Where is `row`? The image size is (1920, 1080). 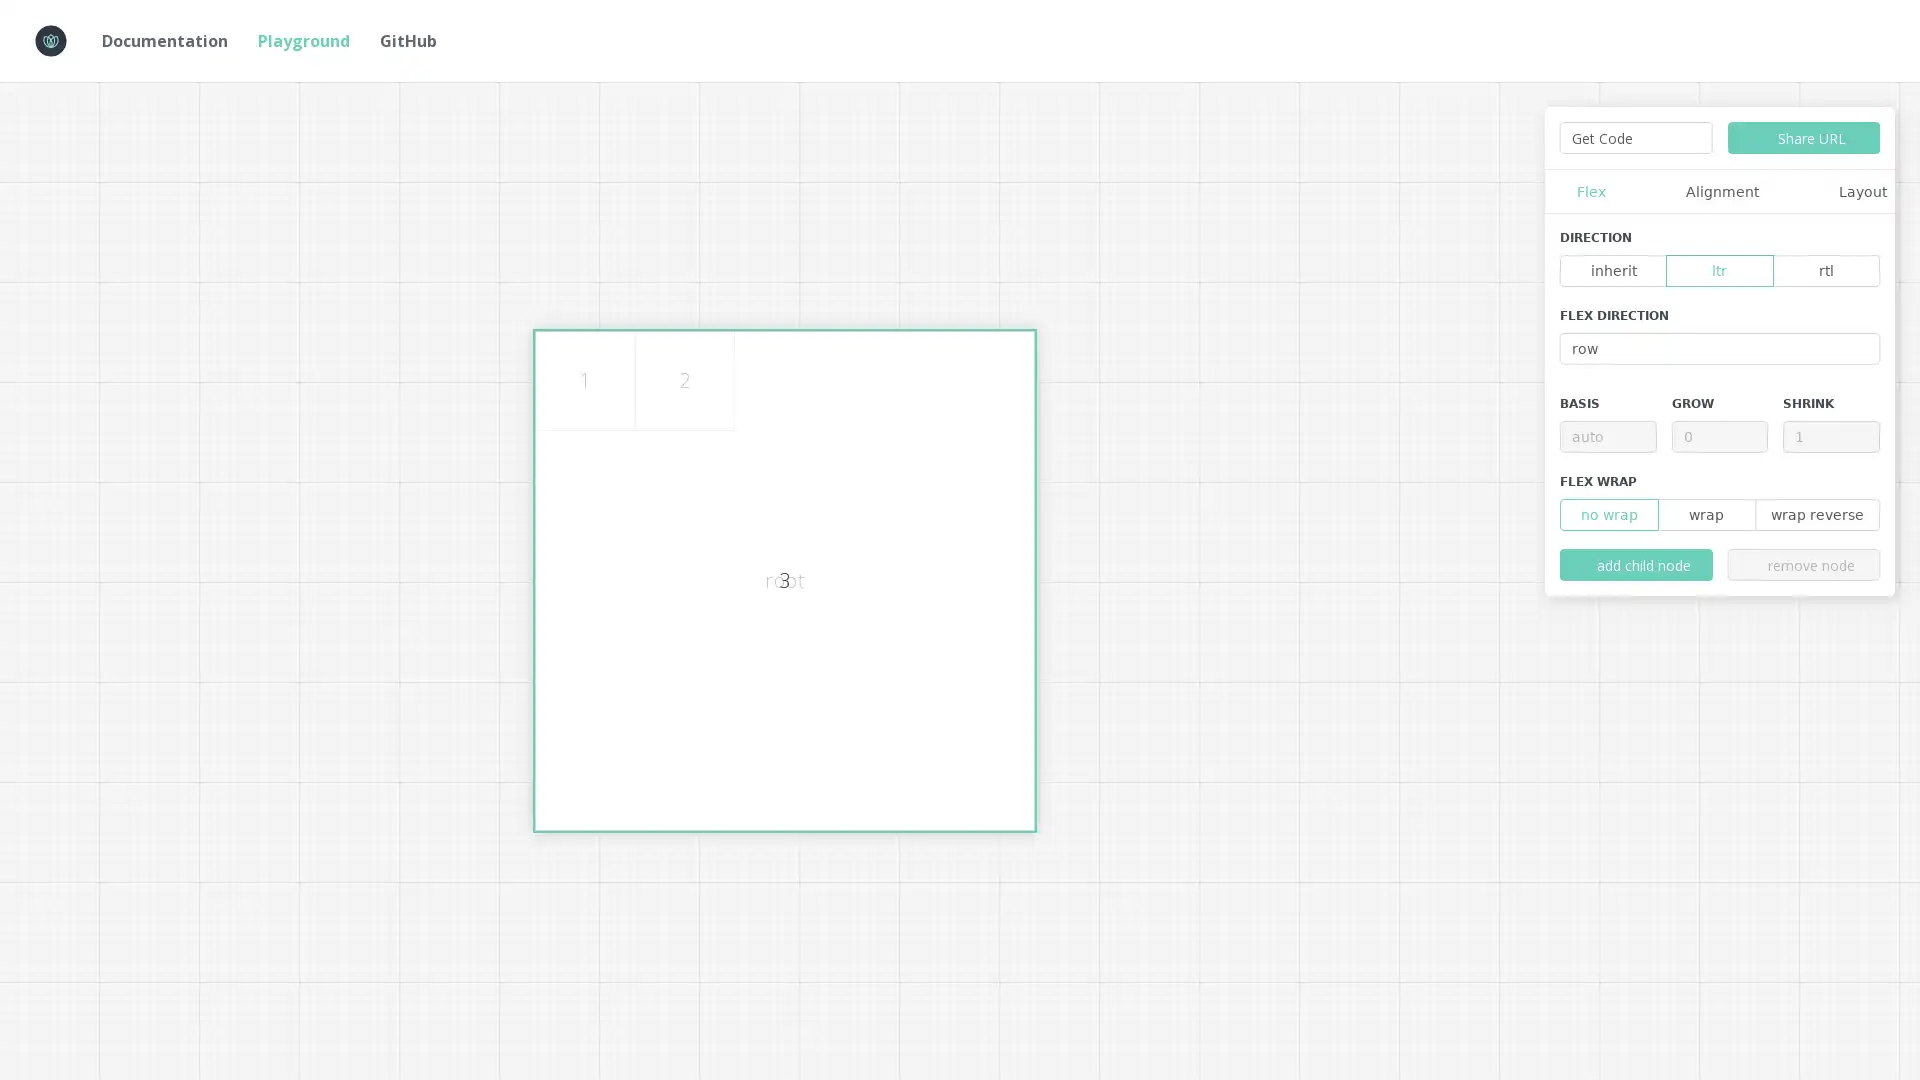 row is located at coordinates (1718, 347).